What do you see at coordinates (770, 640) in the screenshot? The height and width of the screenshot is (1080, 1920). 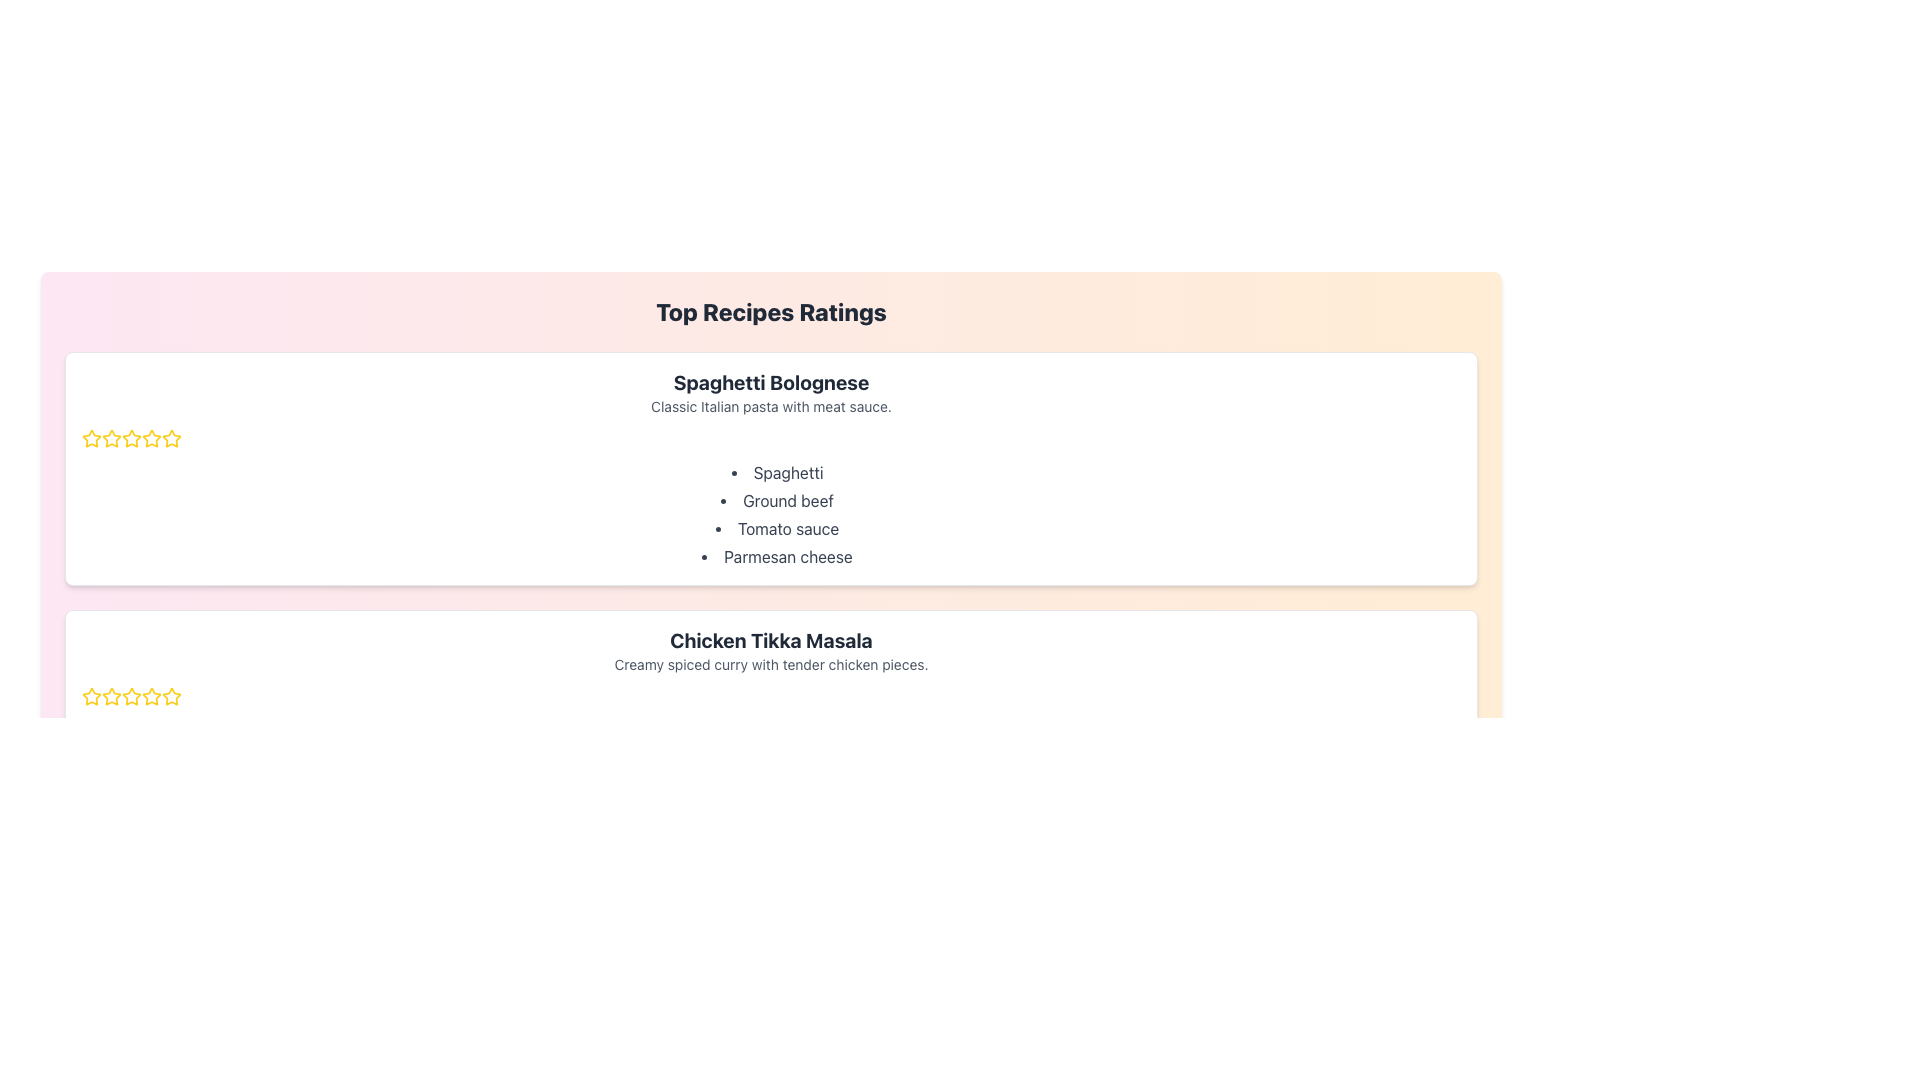 I see `bold text element stating 'Chicken Tikka Masala', which is positioned centrally below the title 'Top Recipes Ratings'` at bounding box center [770, 640].